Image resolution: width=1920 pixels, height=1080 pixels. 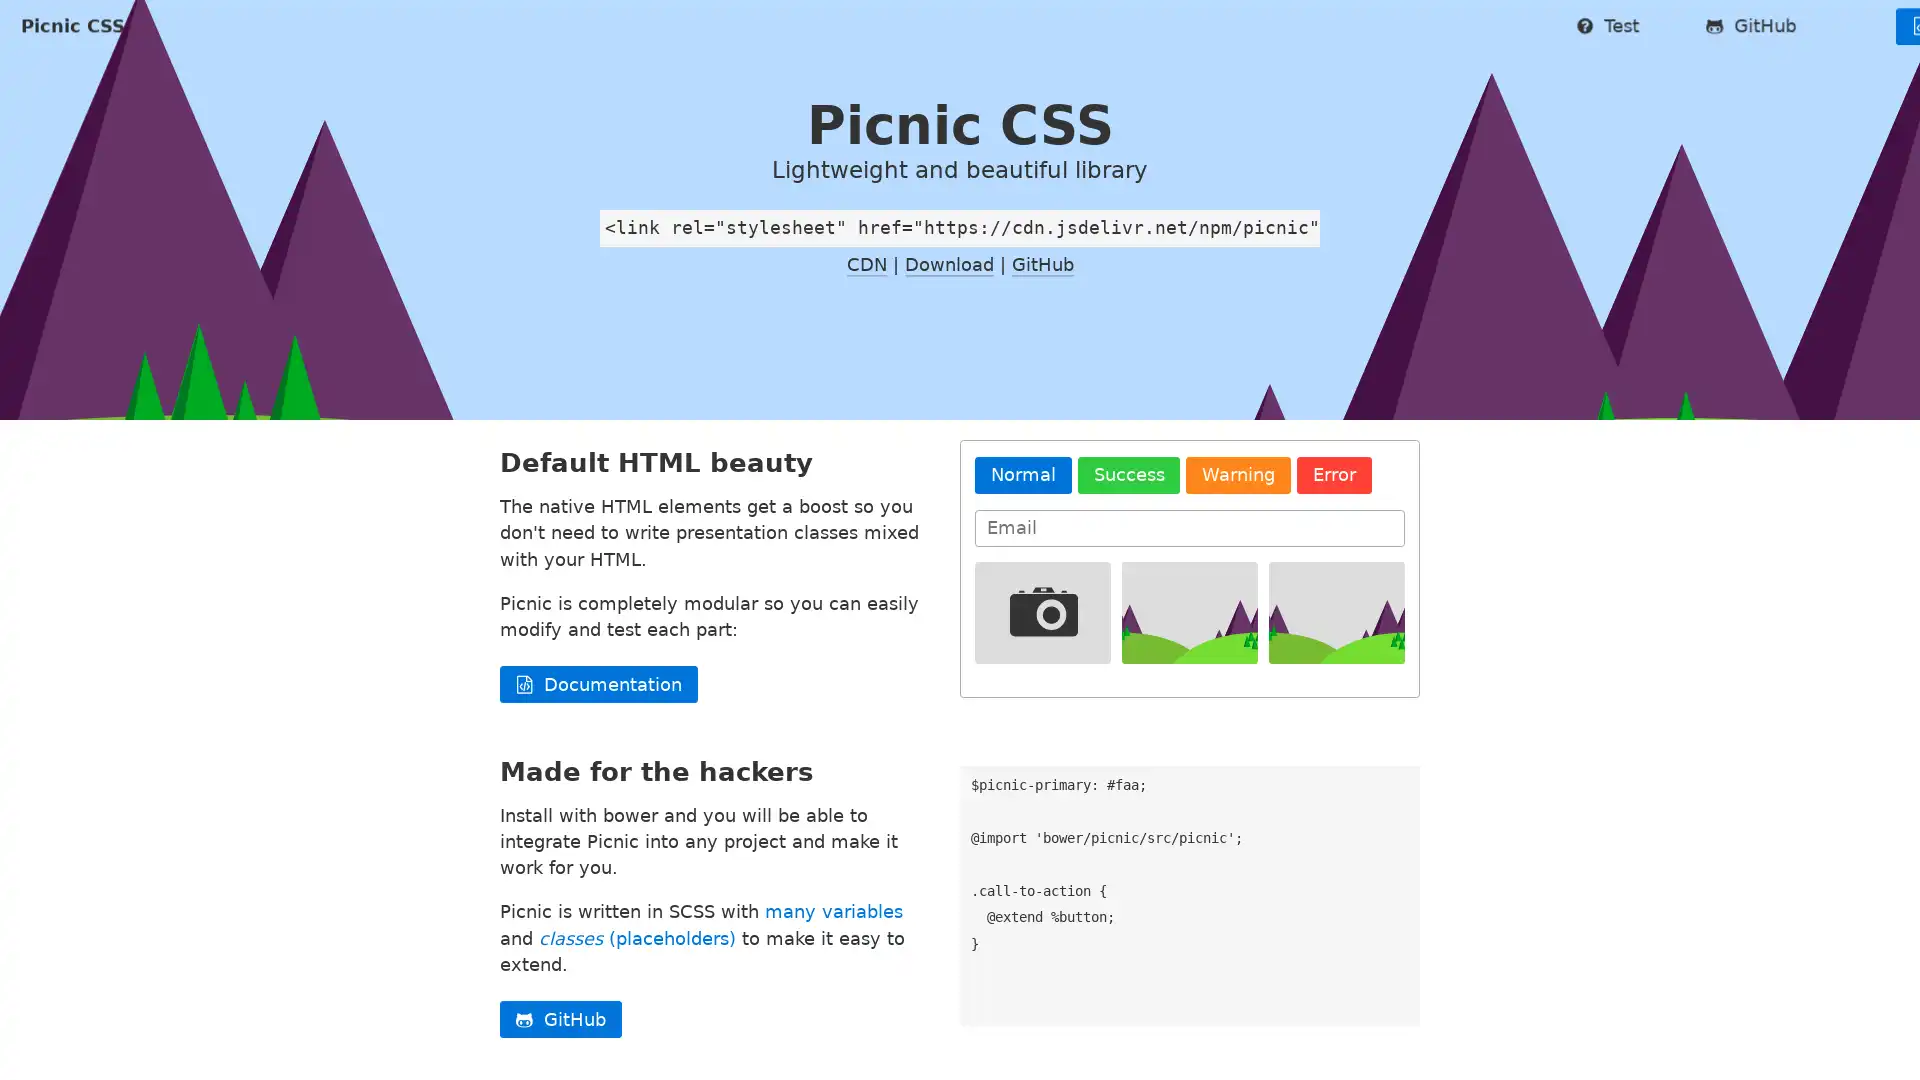 I want to click on Choose File, so click(x=1186, y=635).